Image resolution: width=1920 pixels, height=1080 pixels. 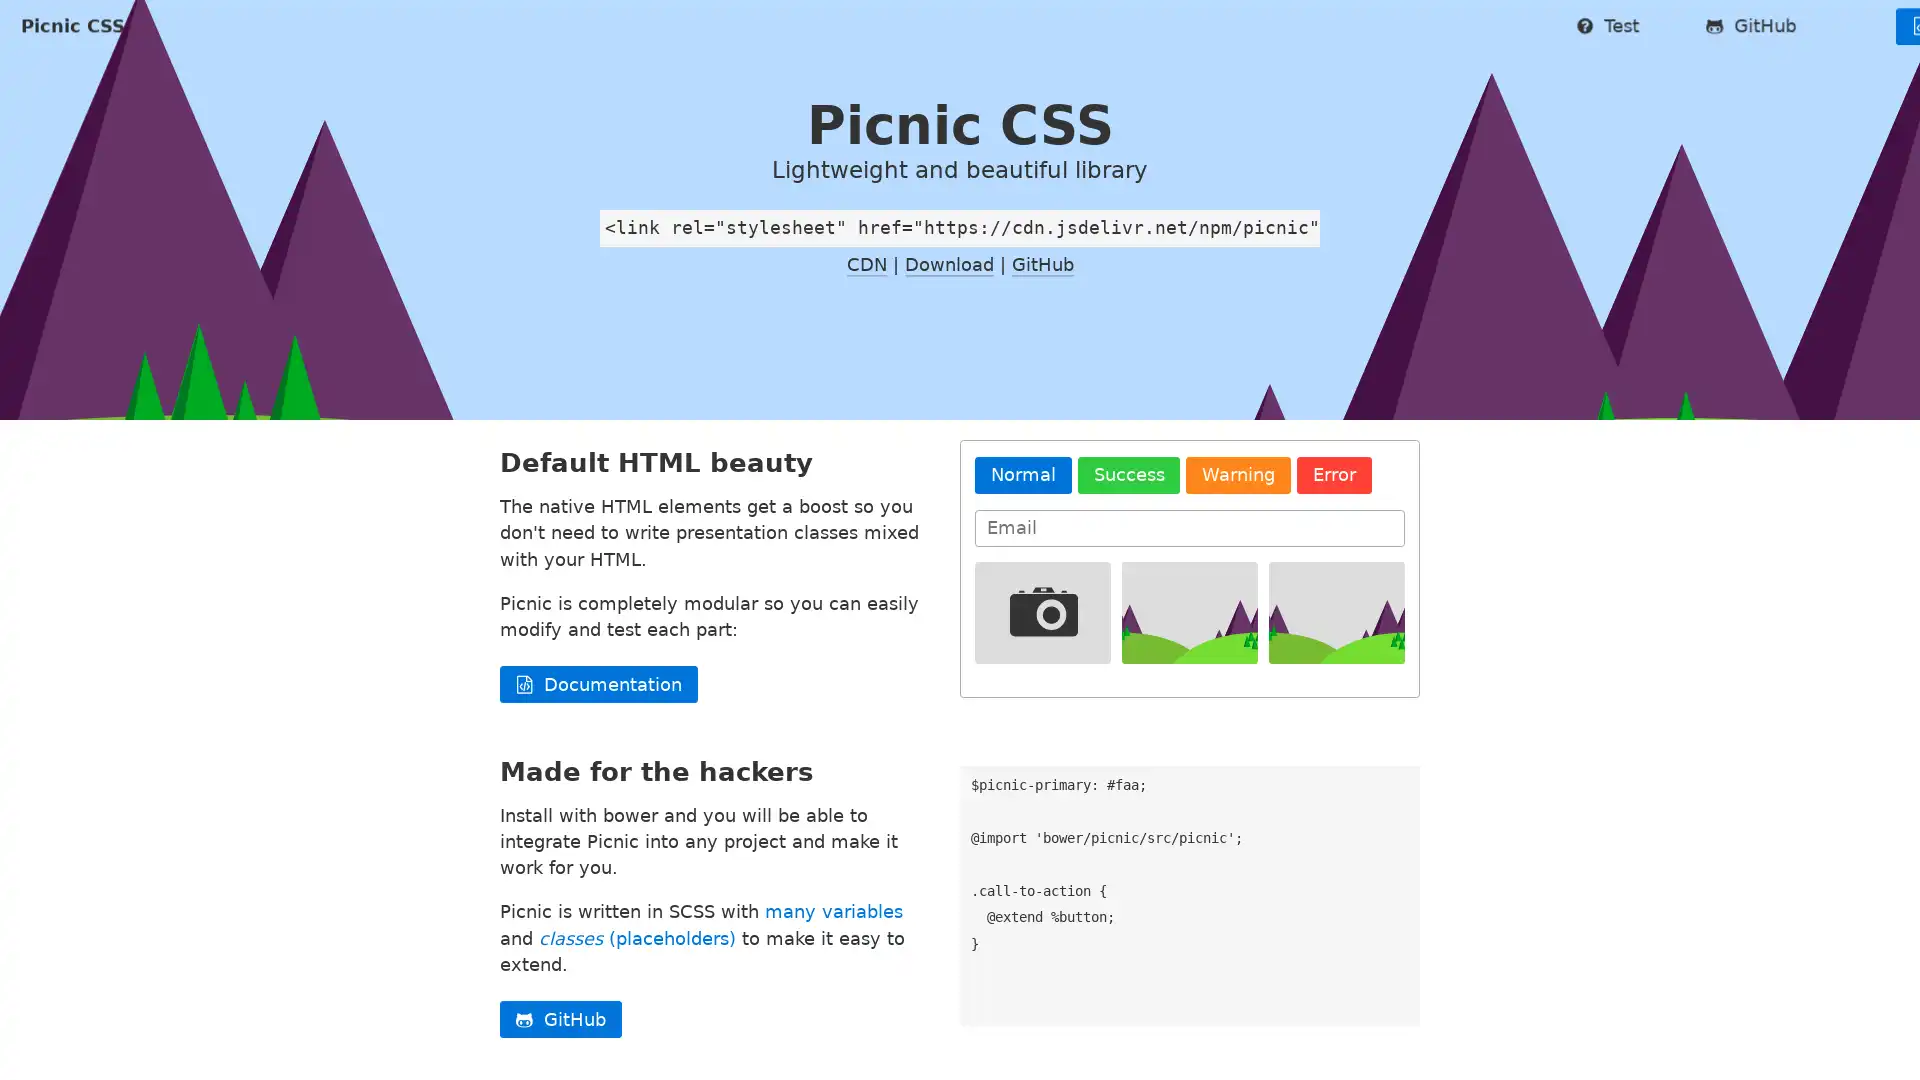 I want to click on Choose File, so click(x=1186, y=635).